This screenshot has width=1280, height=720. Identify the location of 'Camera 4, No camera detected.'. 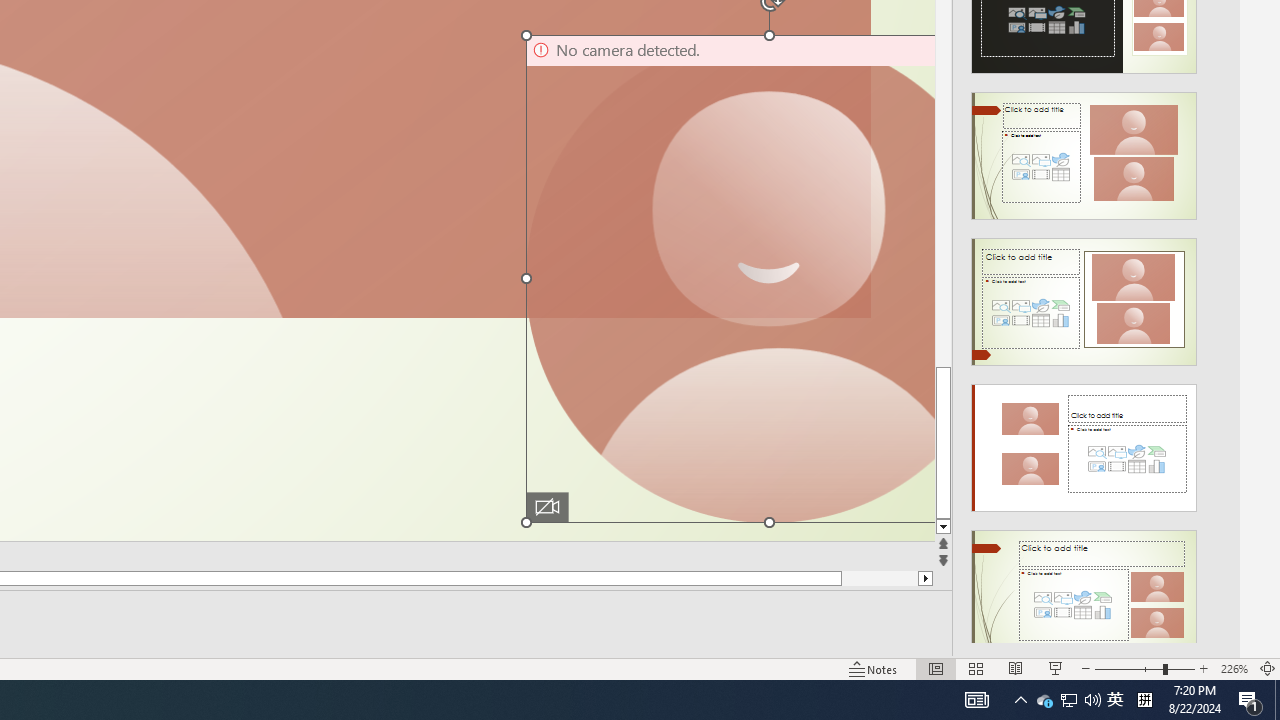
(727, 278).